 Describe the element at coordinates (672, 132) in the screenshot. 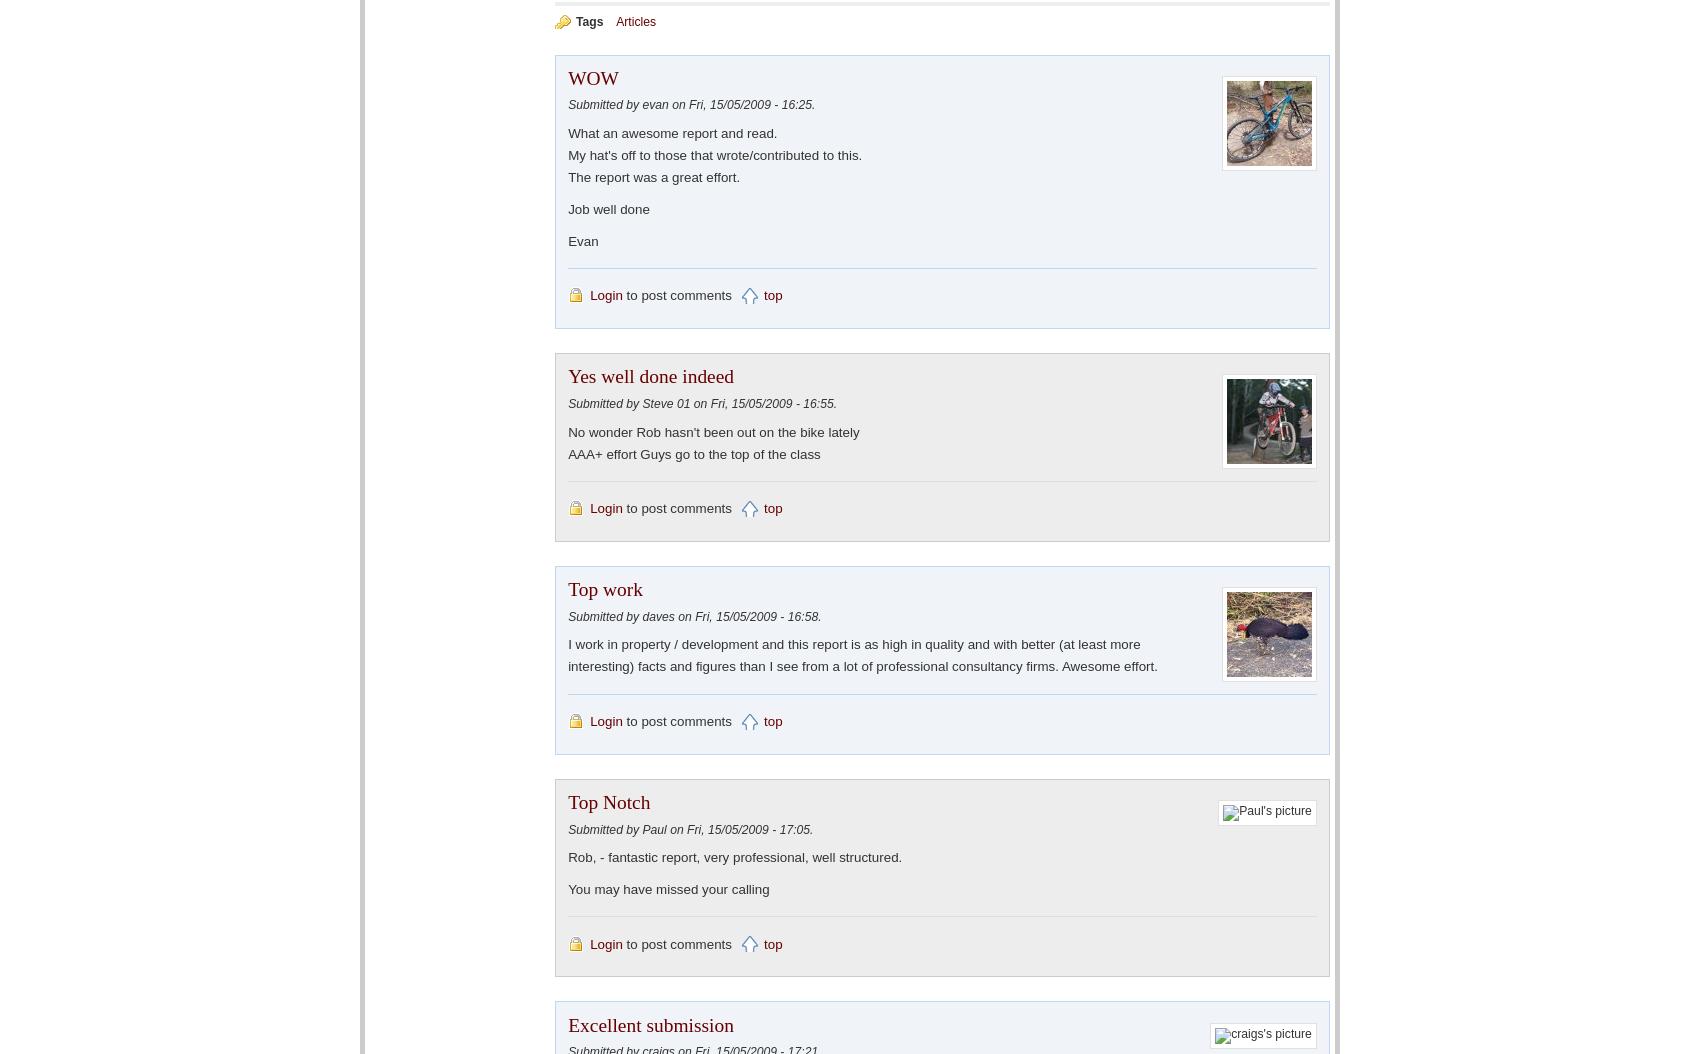

I see `'What an awesome report and read.'` at that location.